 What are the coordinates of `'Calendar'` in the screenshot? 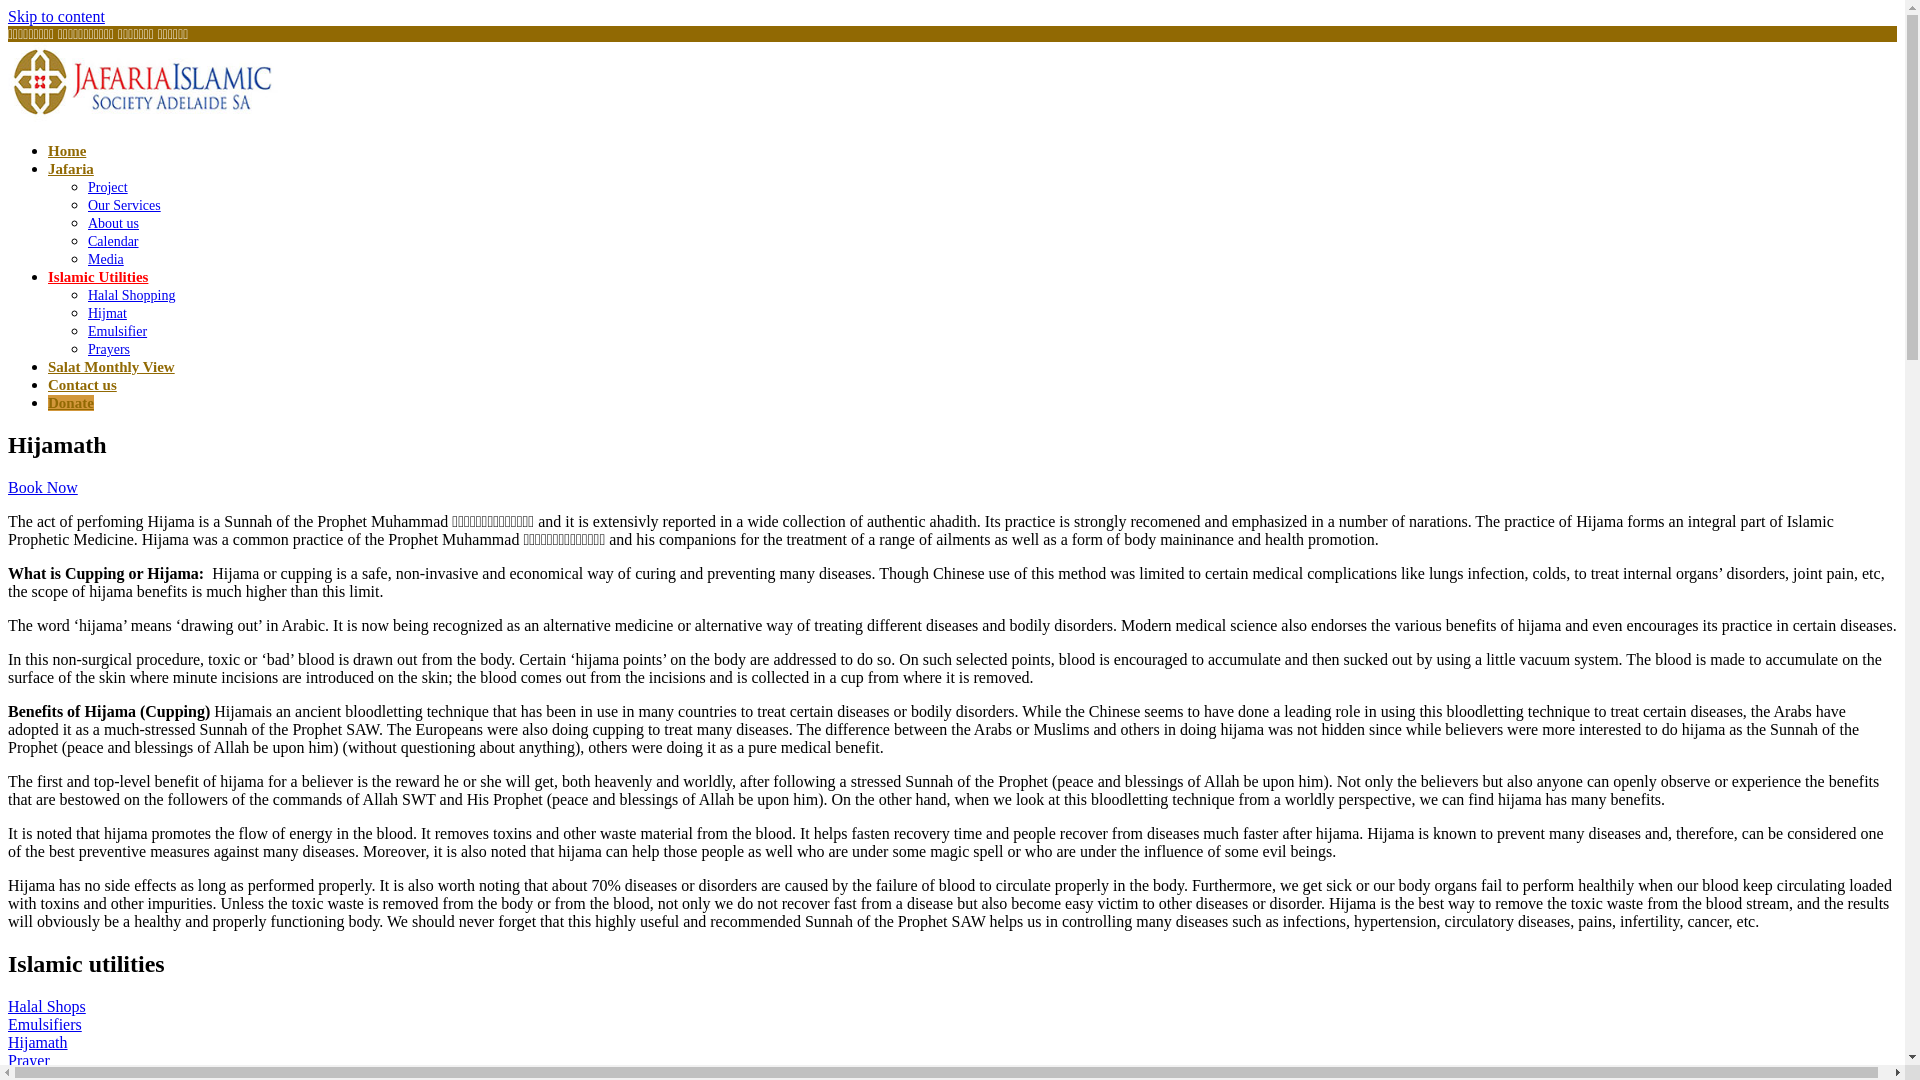 It's located at (112, 240).